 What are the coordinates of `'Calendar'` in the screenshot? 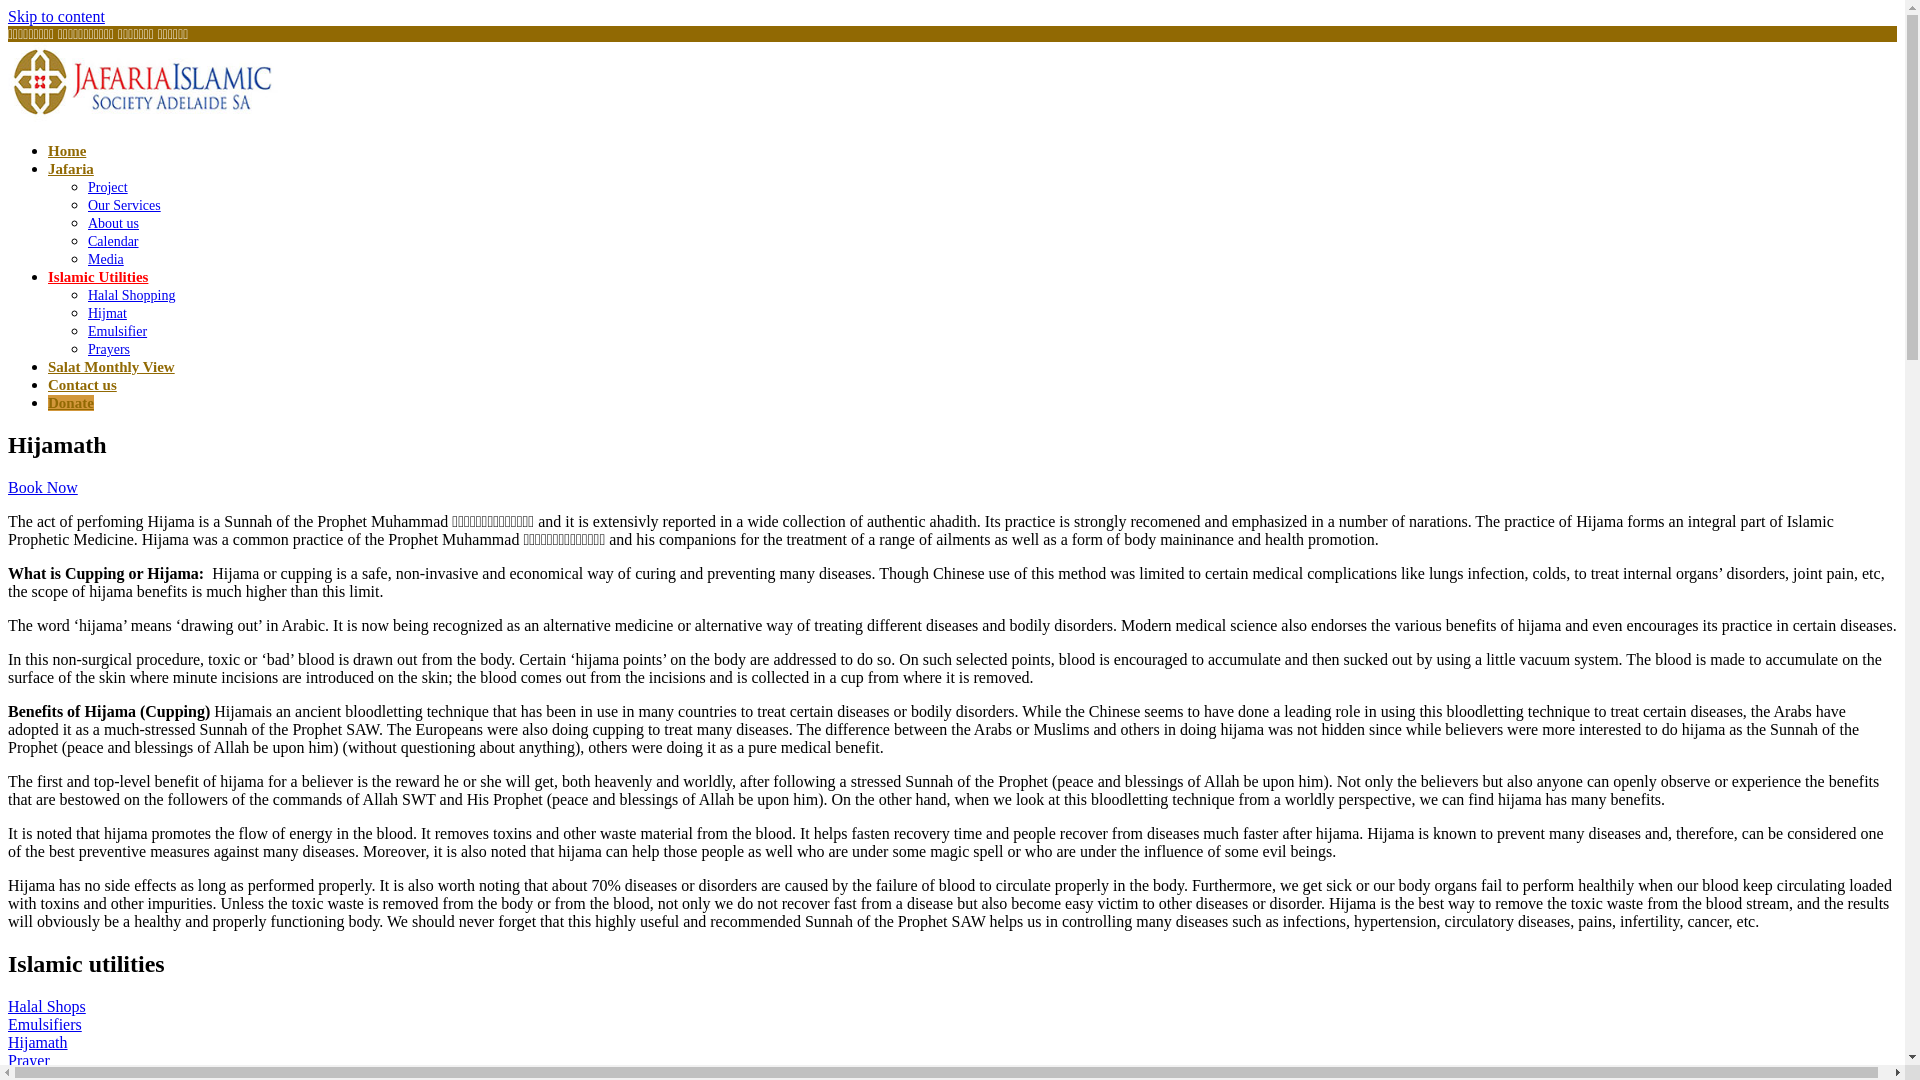 It's located at (112, 240).